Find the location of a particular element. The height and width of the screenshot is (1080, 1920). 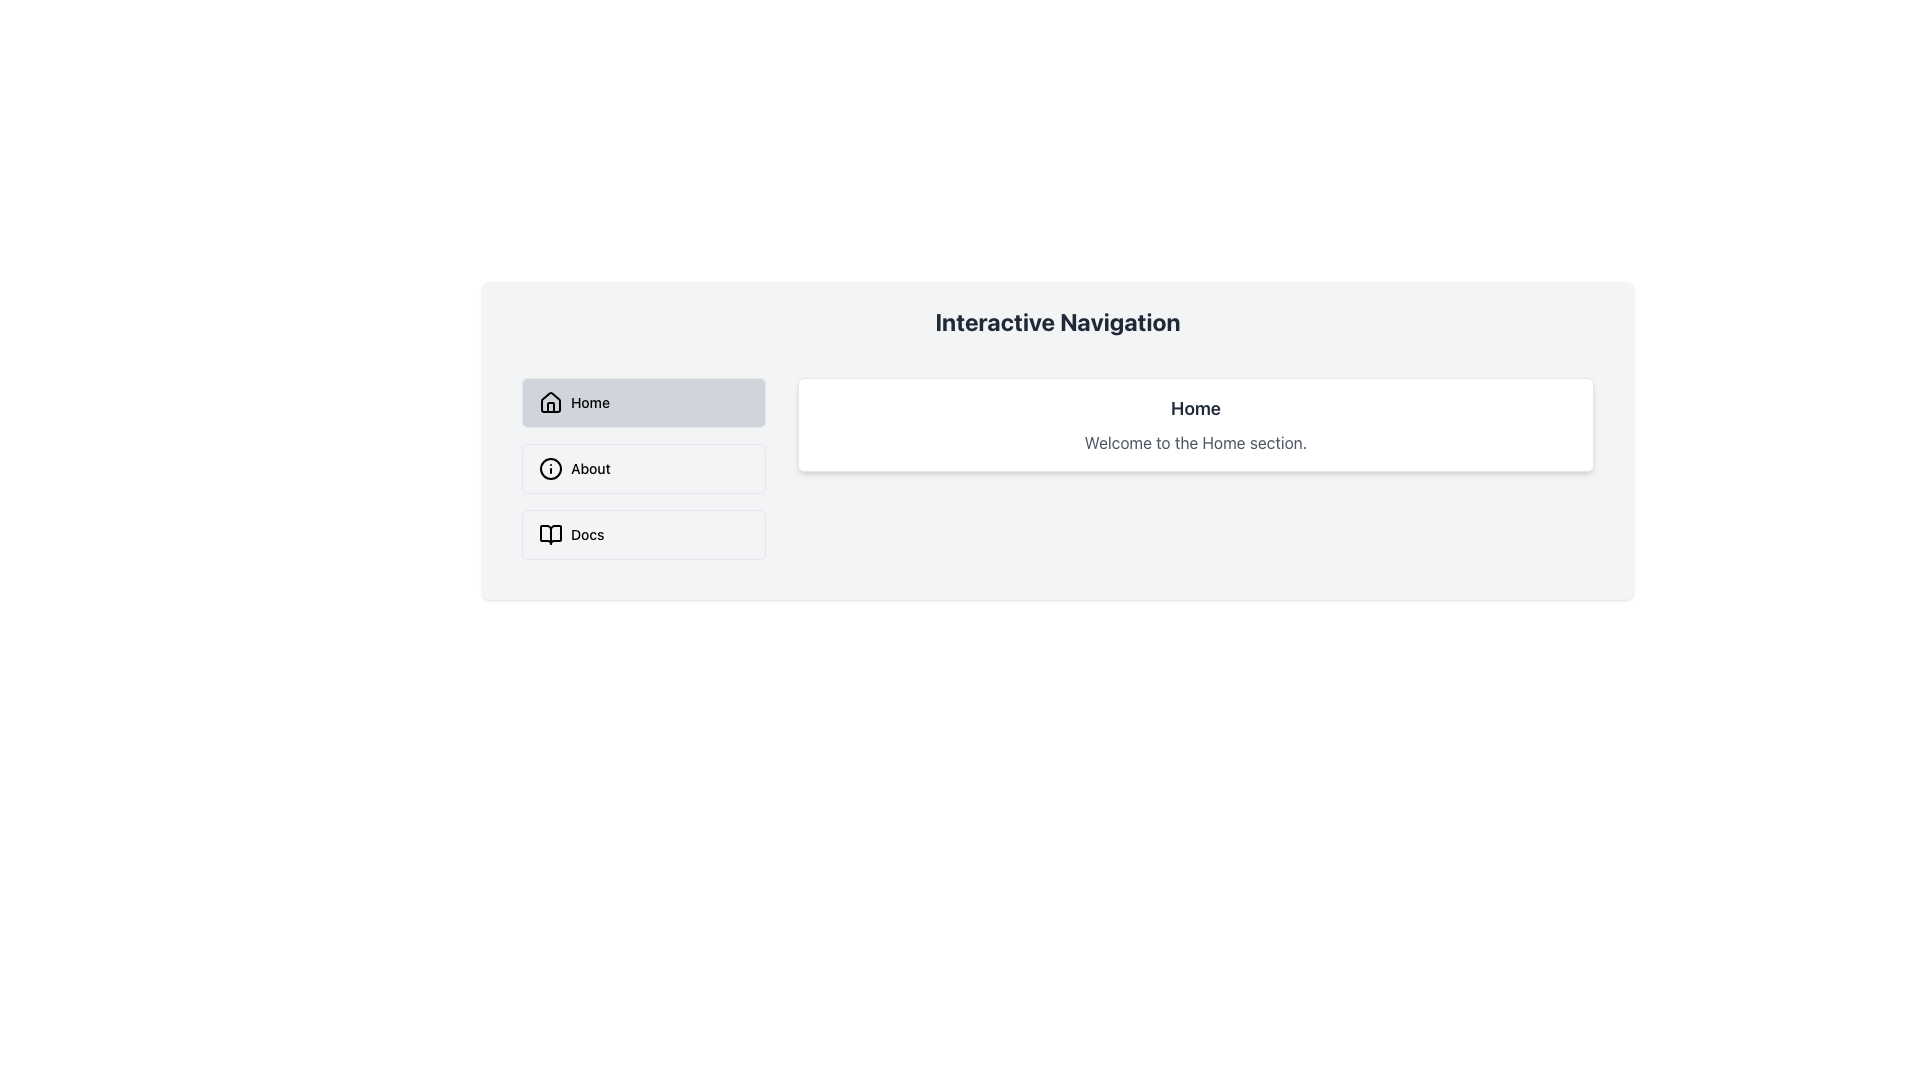

any item in the vertical navigation menu that displays 'Home', 'About', or 'Docs' is located at coordinates (643, 469).